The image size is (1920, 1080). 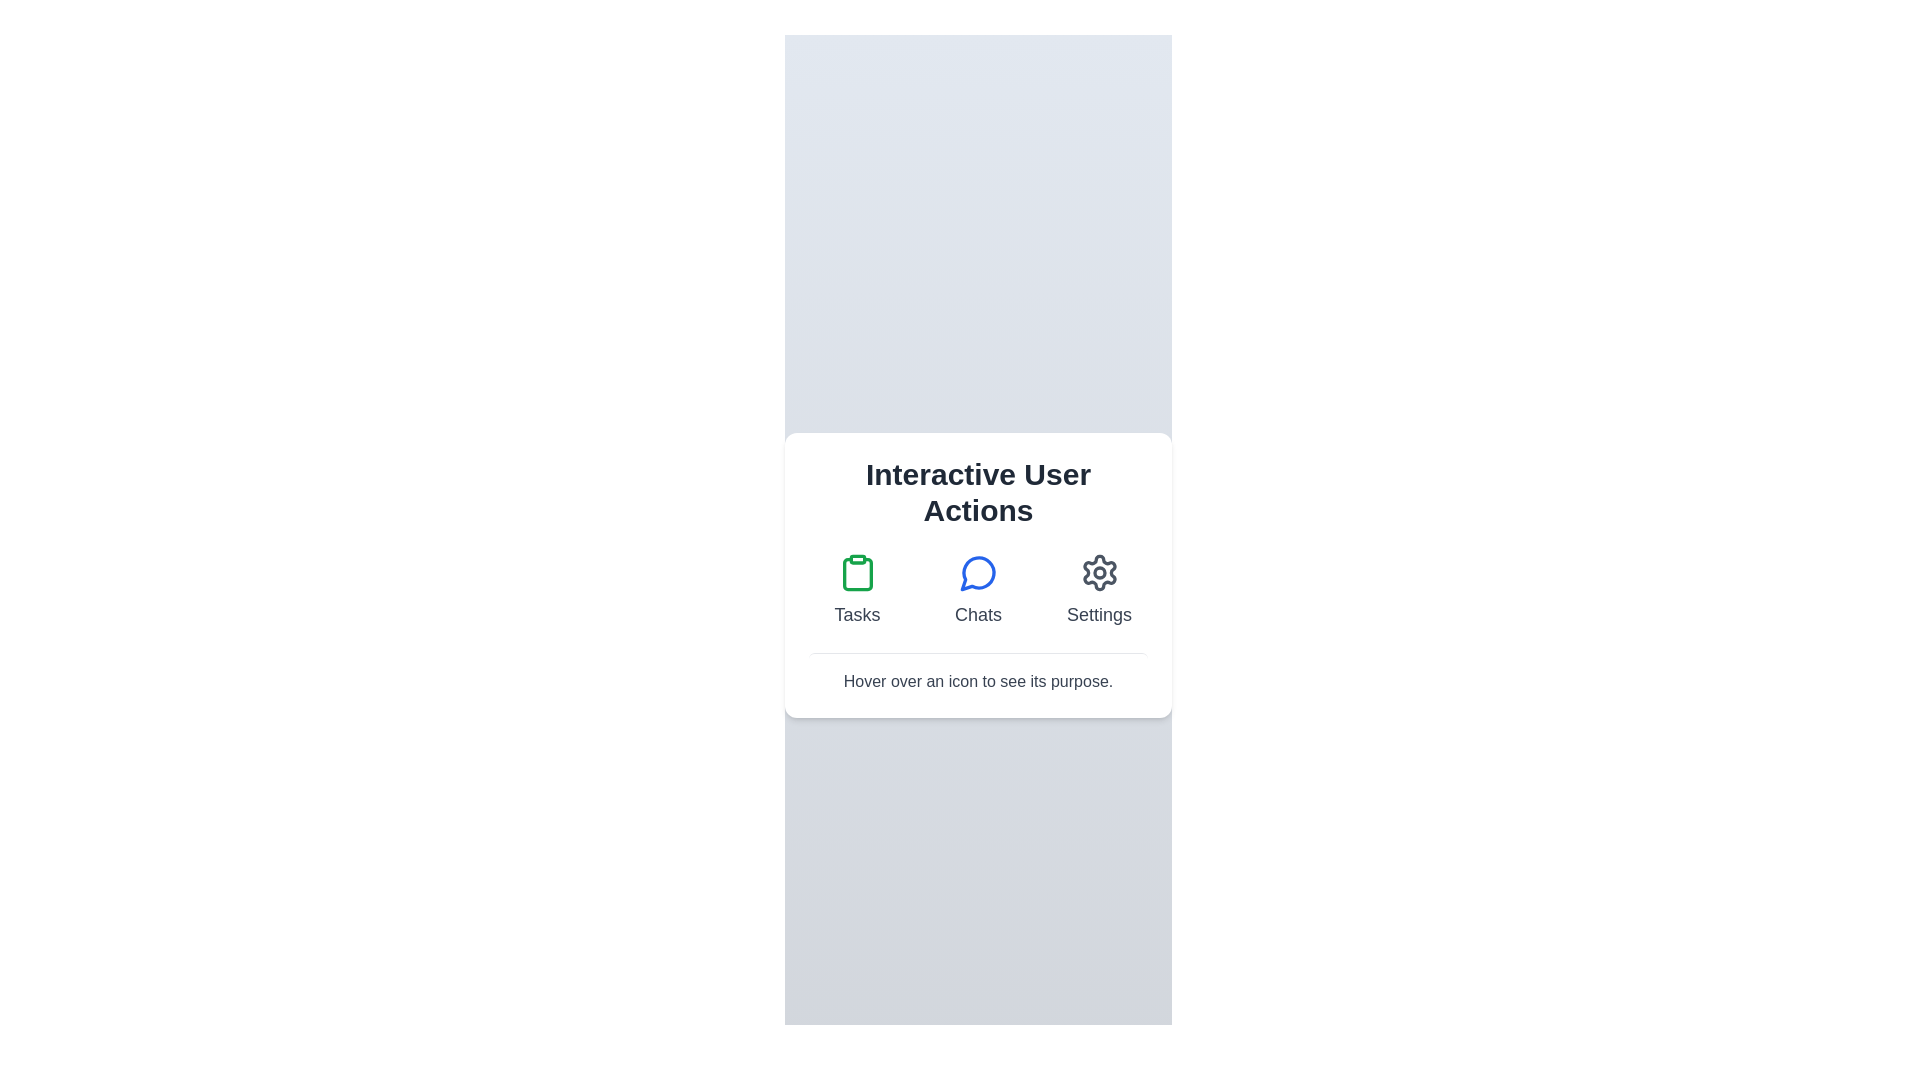 What do you see at coordinates (857, 574) in the screenshot?
I see `the clipboard icon, which is the leftmost icon in the 'Interactive User Actions' section, featuring a green outline and a clip at the top` at bounding box center [857, 574].